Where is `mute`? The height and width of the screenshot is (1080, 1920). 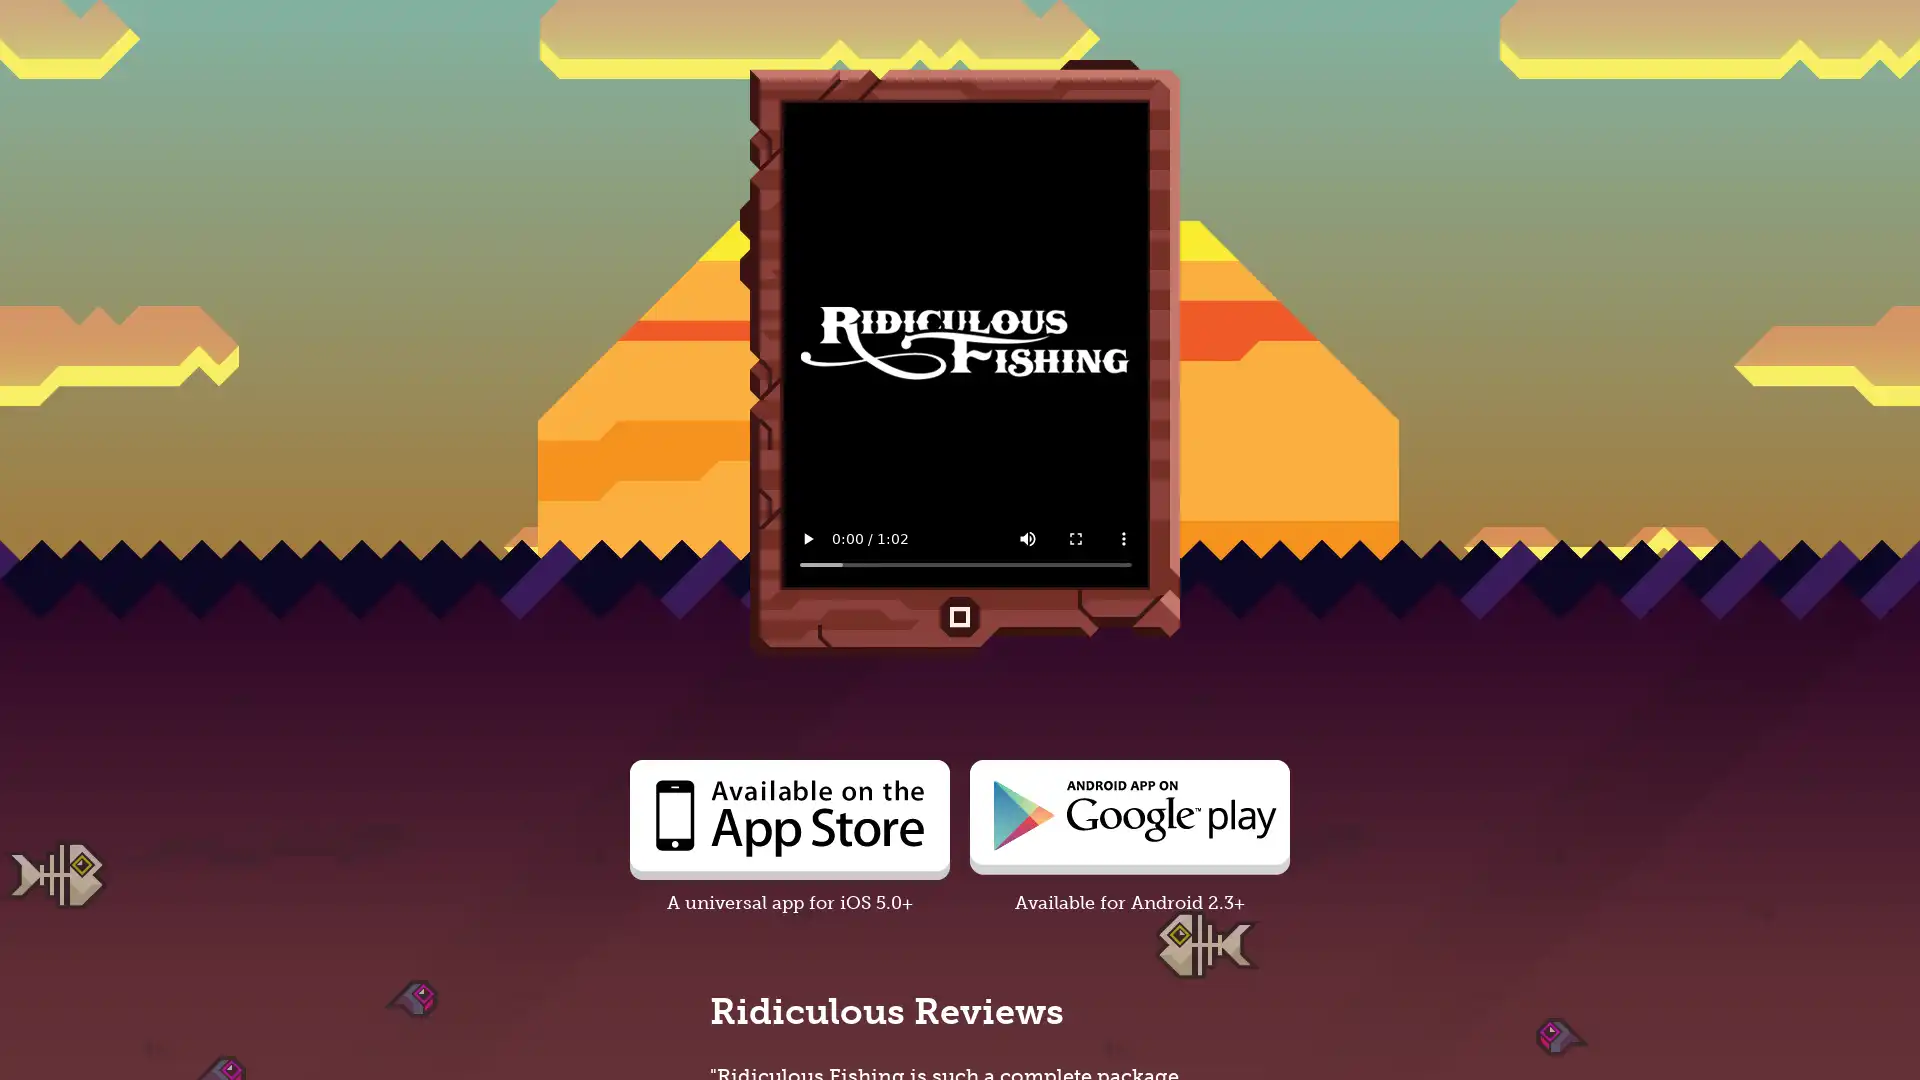
mute is located at coordinates (1027, 538).